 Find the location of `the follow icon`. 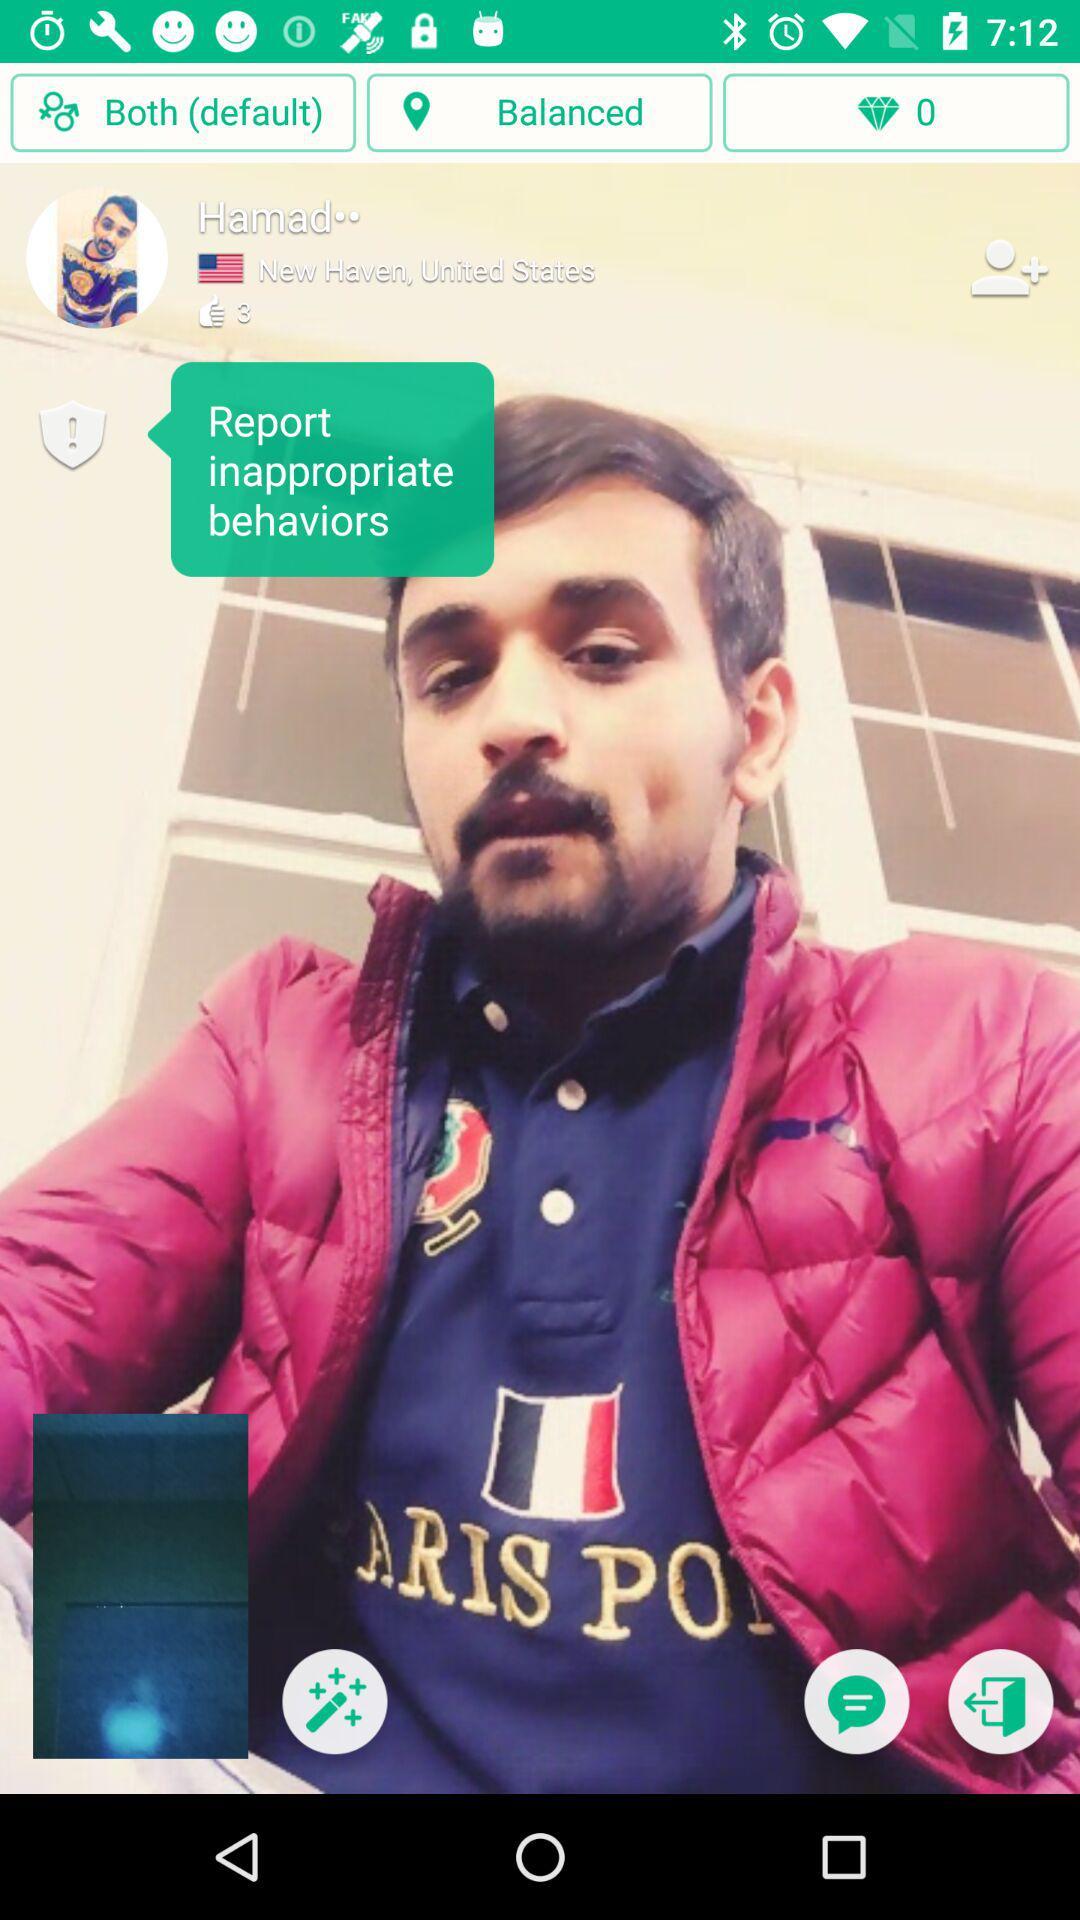

the follow icon is located at coordinates (1007, 266).